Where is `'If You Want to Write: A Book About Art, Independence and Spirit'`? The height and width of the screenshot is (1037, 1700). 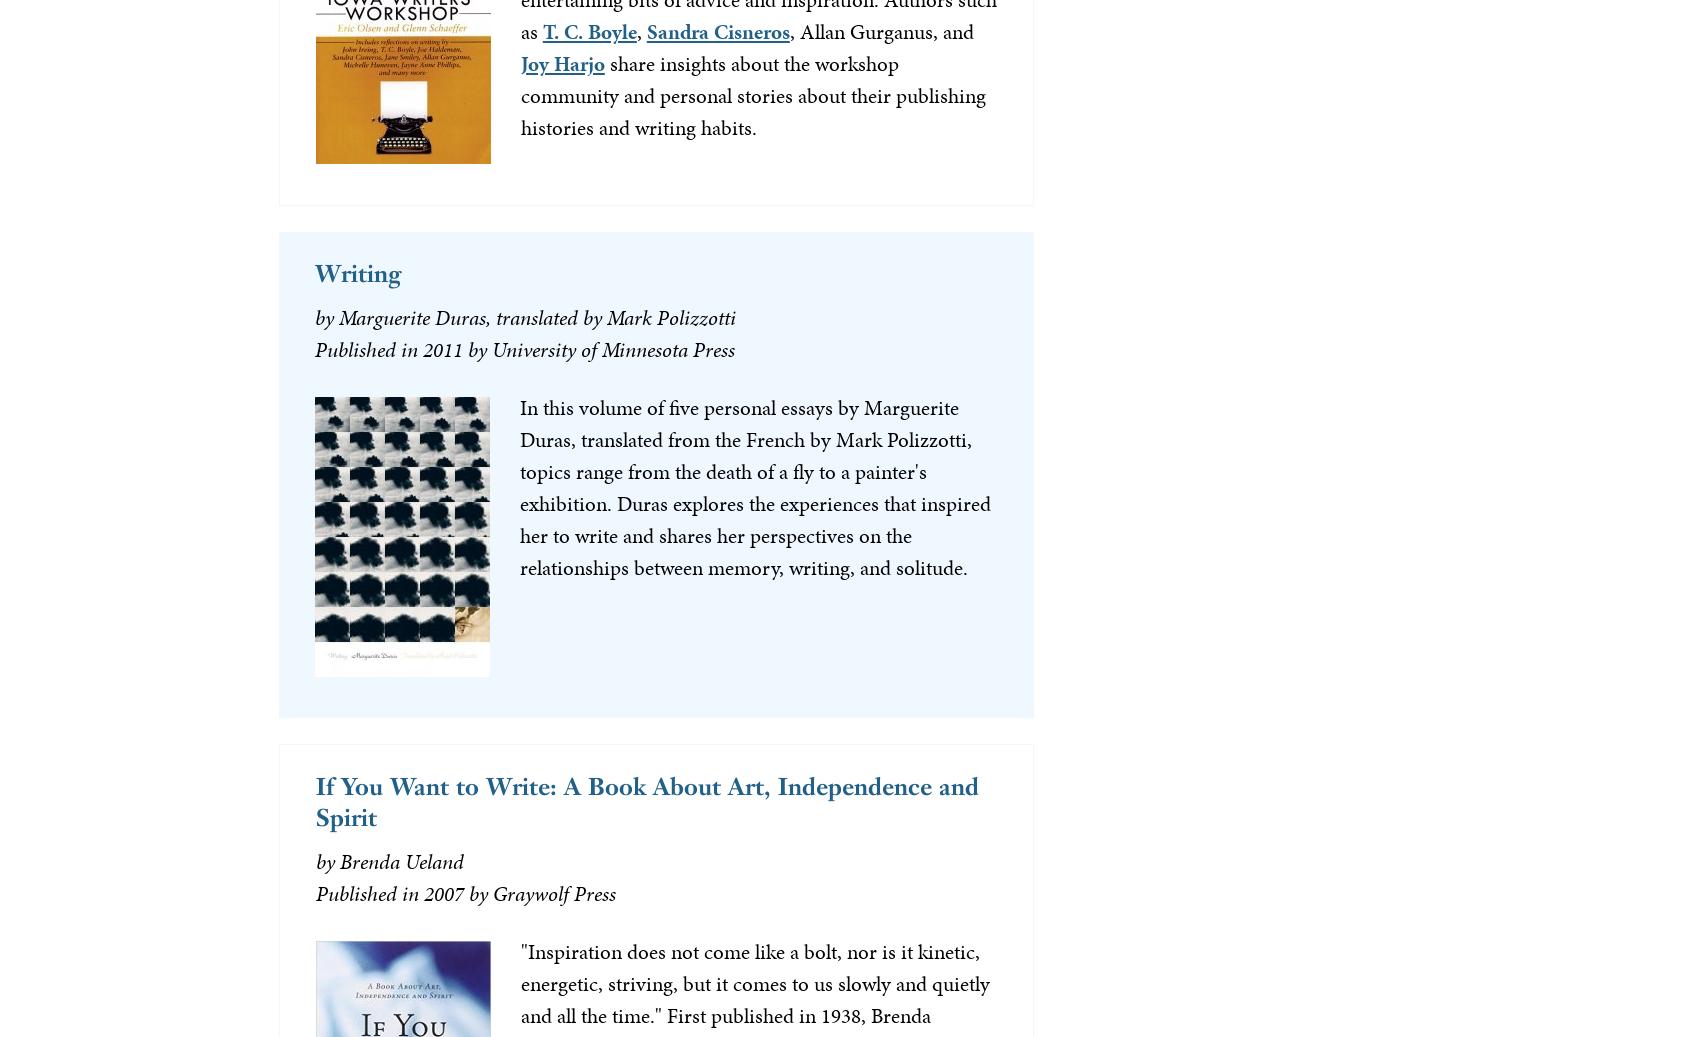 'If You Want to Write: A Book About Art, Independence and Spirit' is located at coordinates (646, 800).